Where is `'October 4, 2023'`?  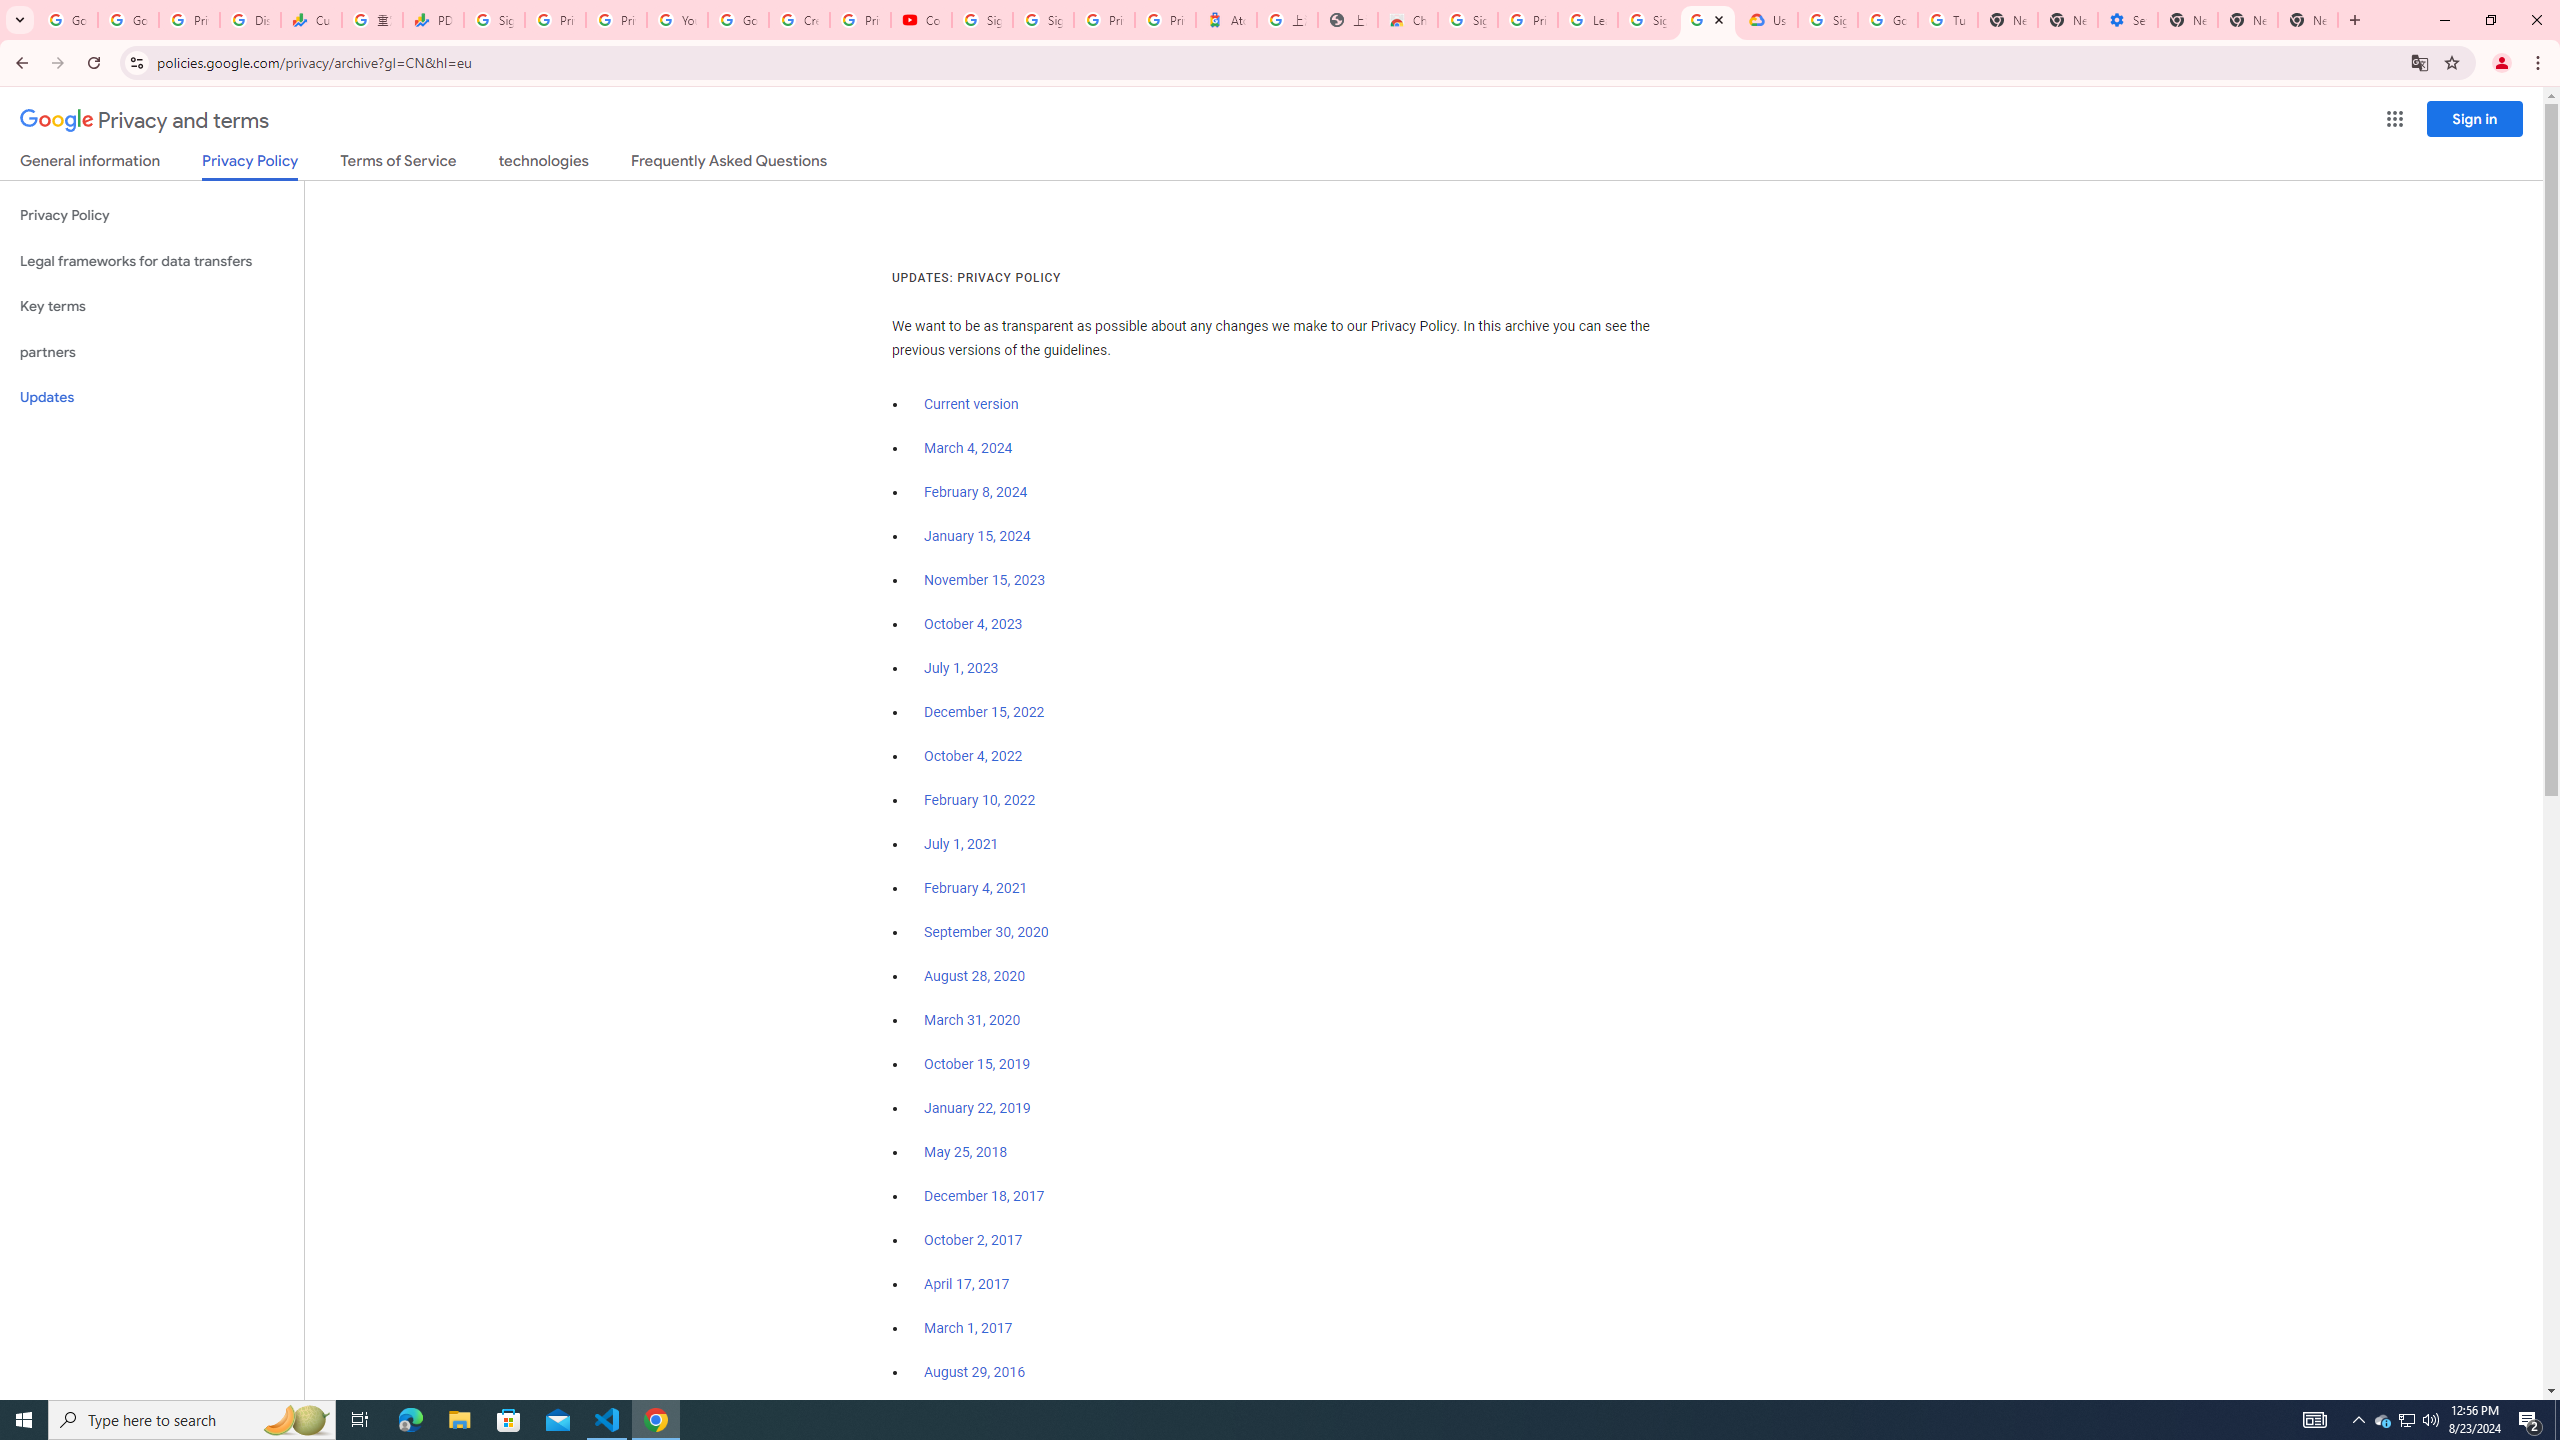 'October 4, 2023' is located at coordinates (974, 624).